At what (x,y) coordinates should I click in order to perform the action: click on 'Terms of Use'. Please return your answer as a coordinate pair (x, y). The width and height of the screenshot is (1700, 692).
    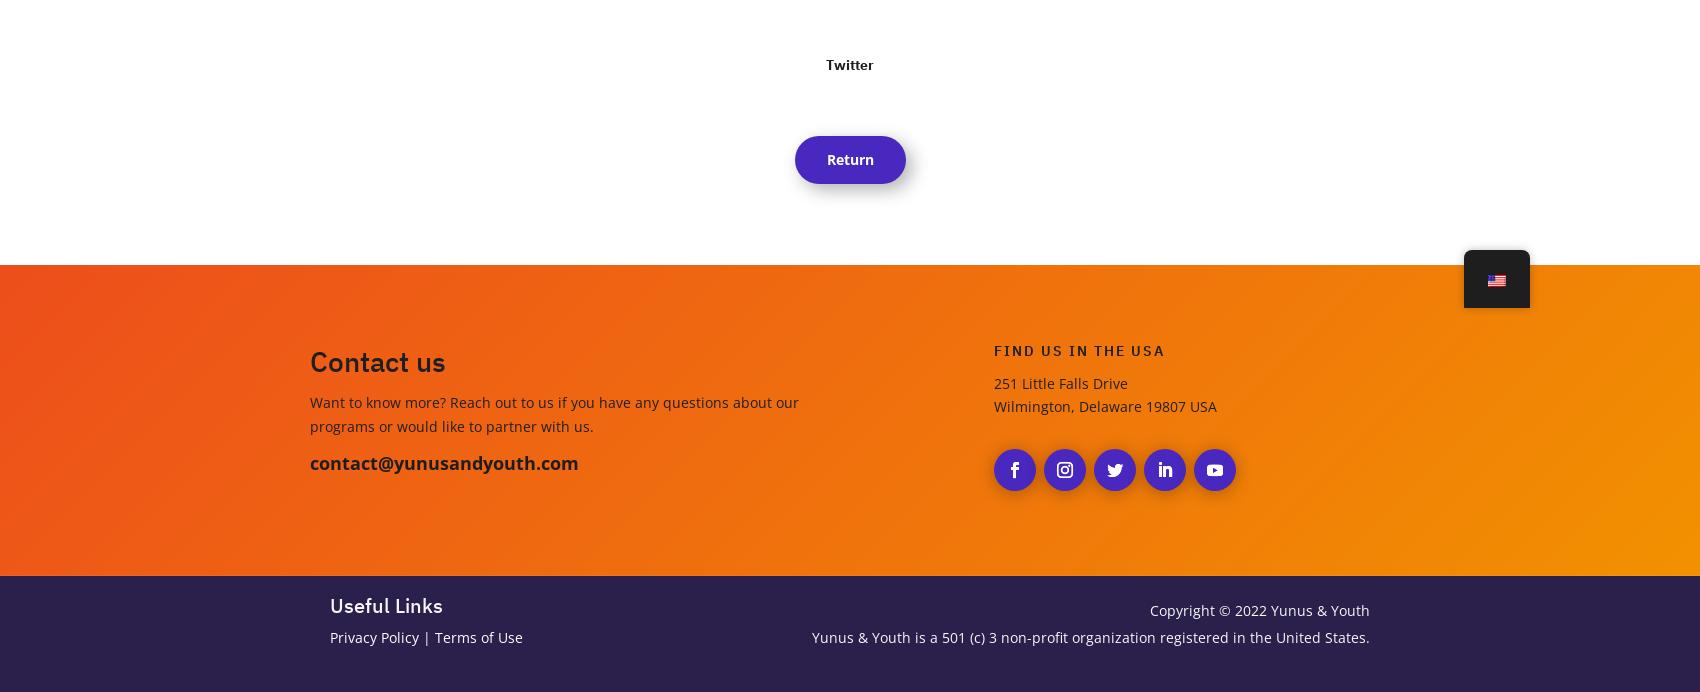
    Looking at the image, I should click on (435, 637).